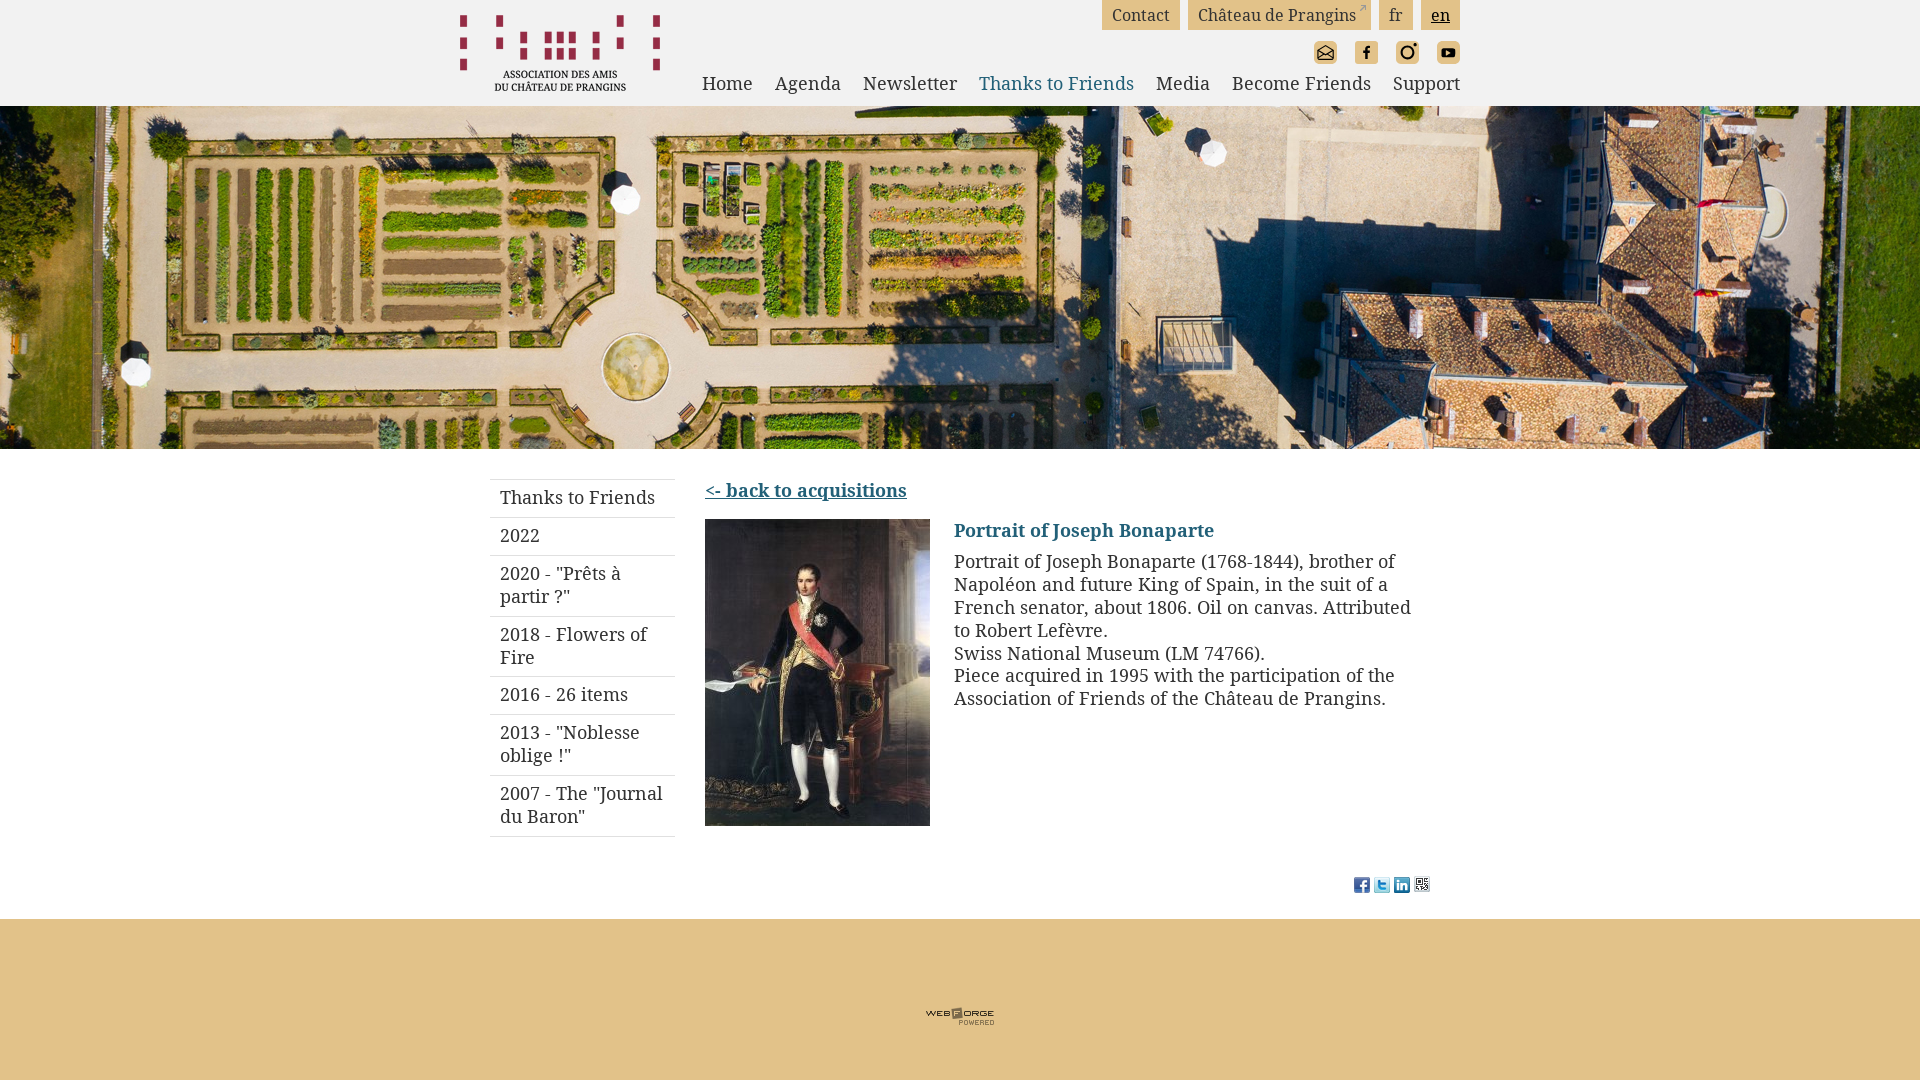 The height and width of the screenshot is (1080, 1920). Describe the element at coordinates (1420, 886) in the screenshot. I see `'Afficher le QR-Code'` at that location.